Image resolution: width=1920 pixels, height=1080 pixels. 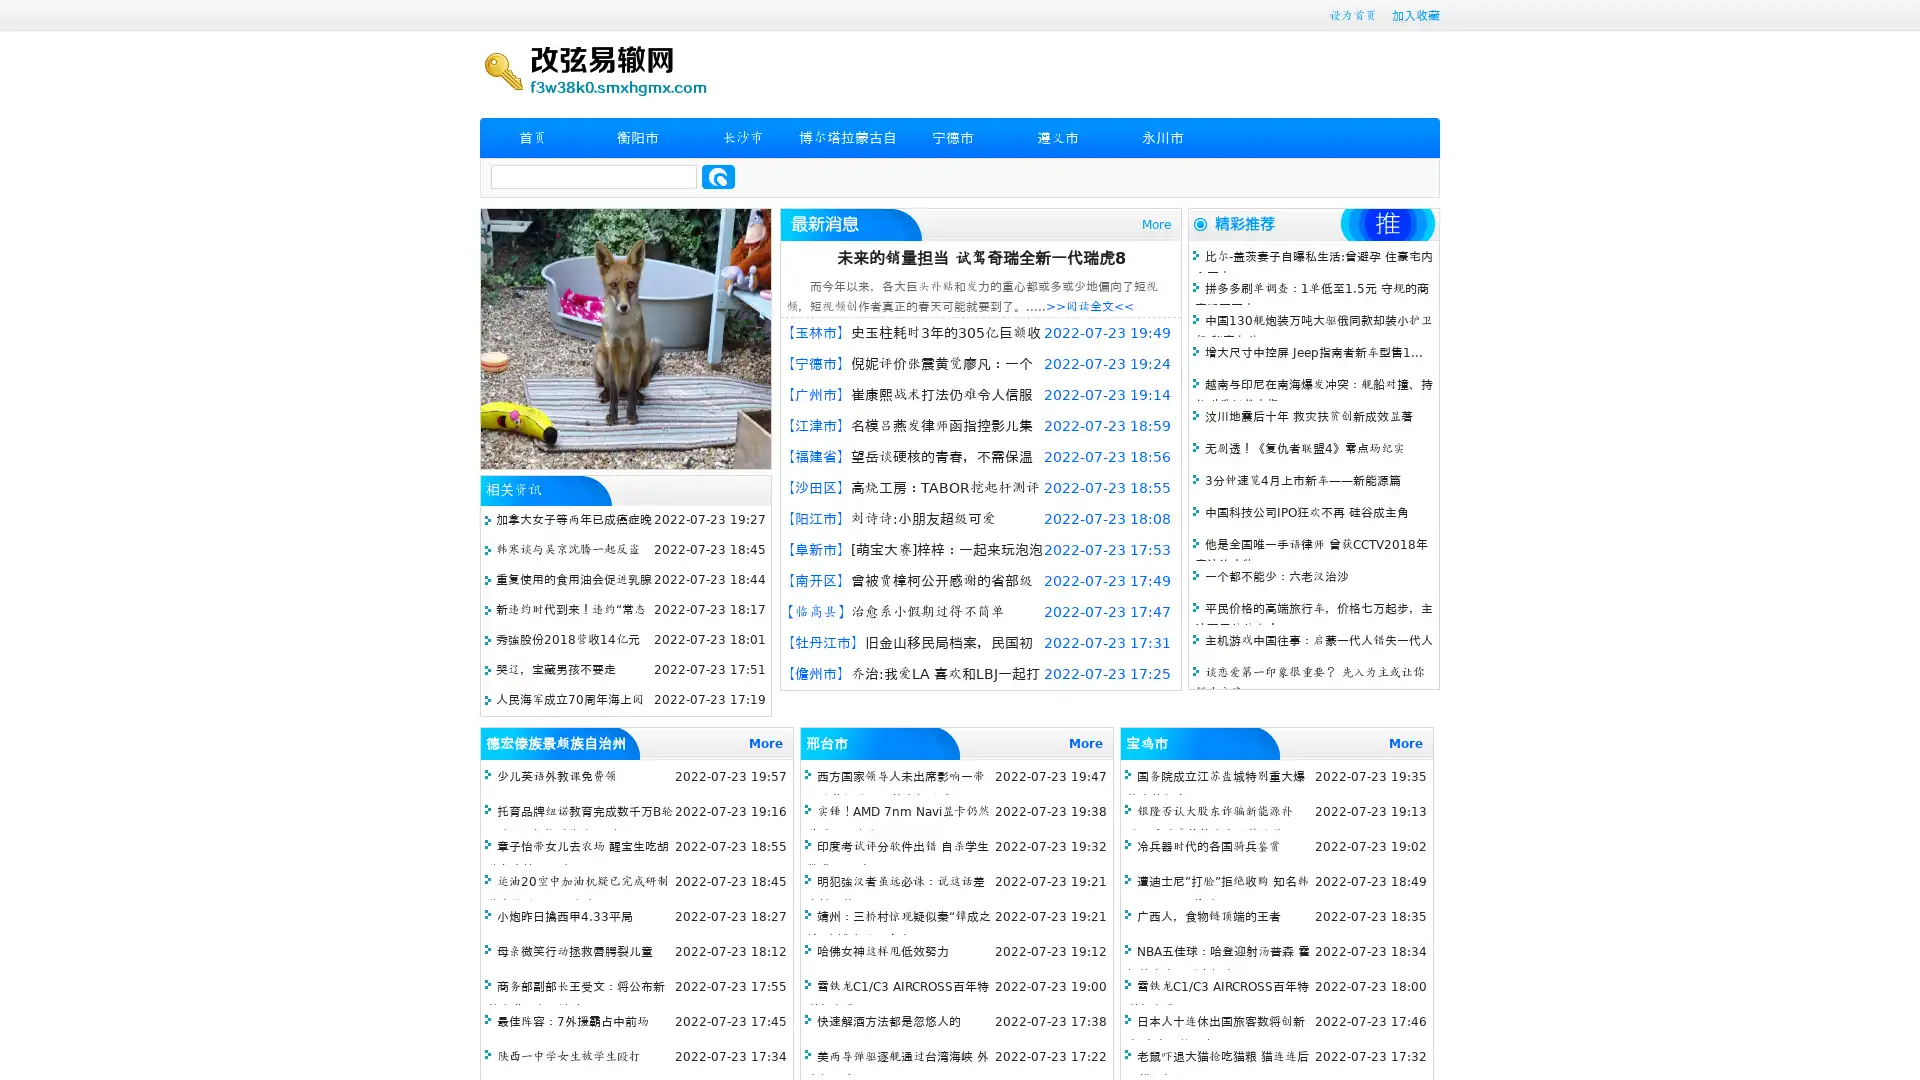 I want to click on Search, so click(x=718, y=176).